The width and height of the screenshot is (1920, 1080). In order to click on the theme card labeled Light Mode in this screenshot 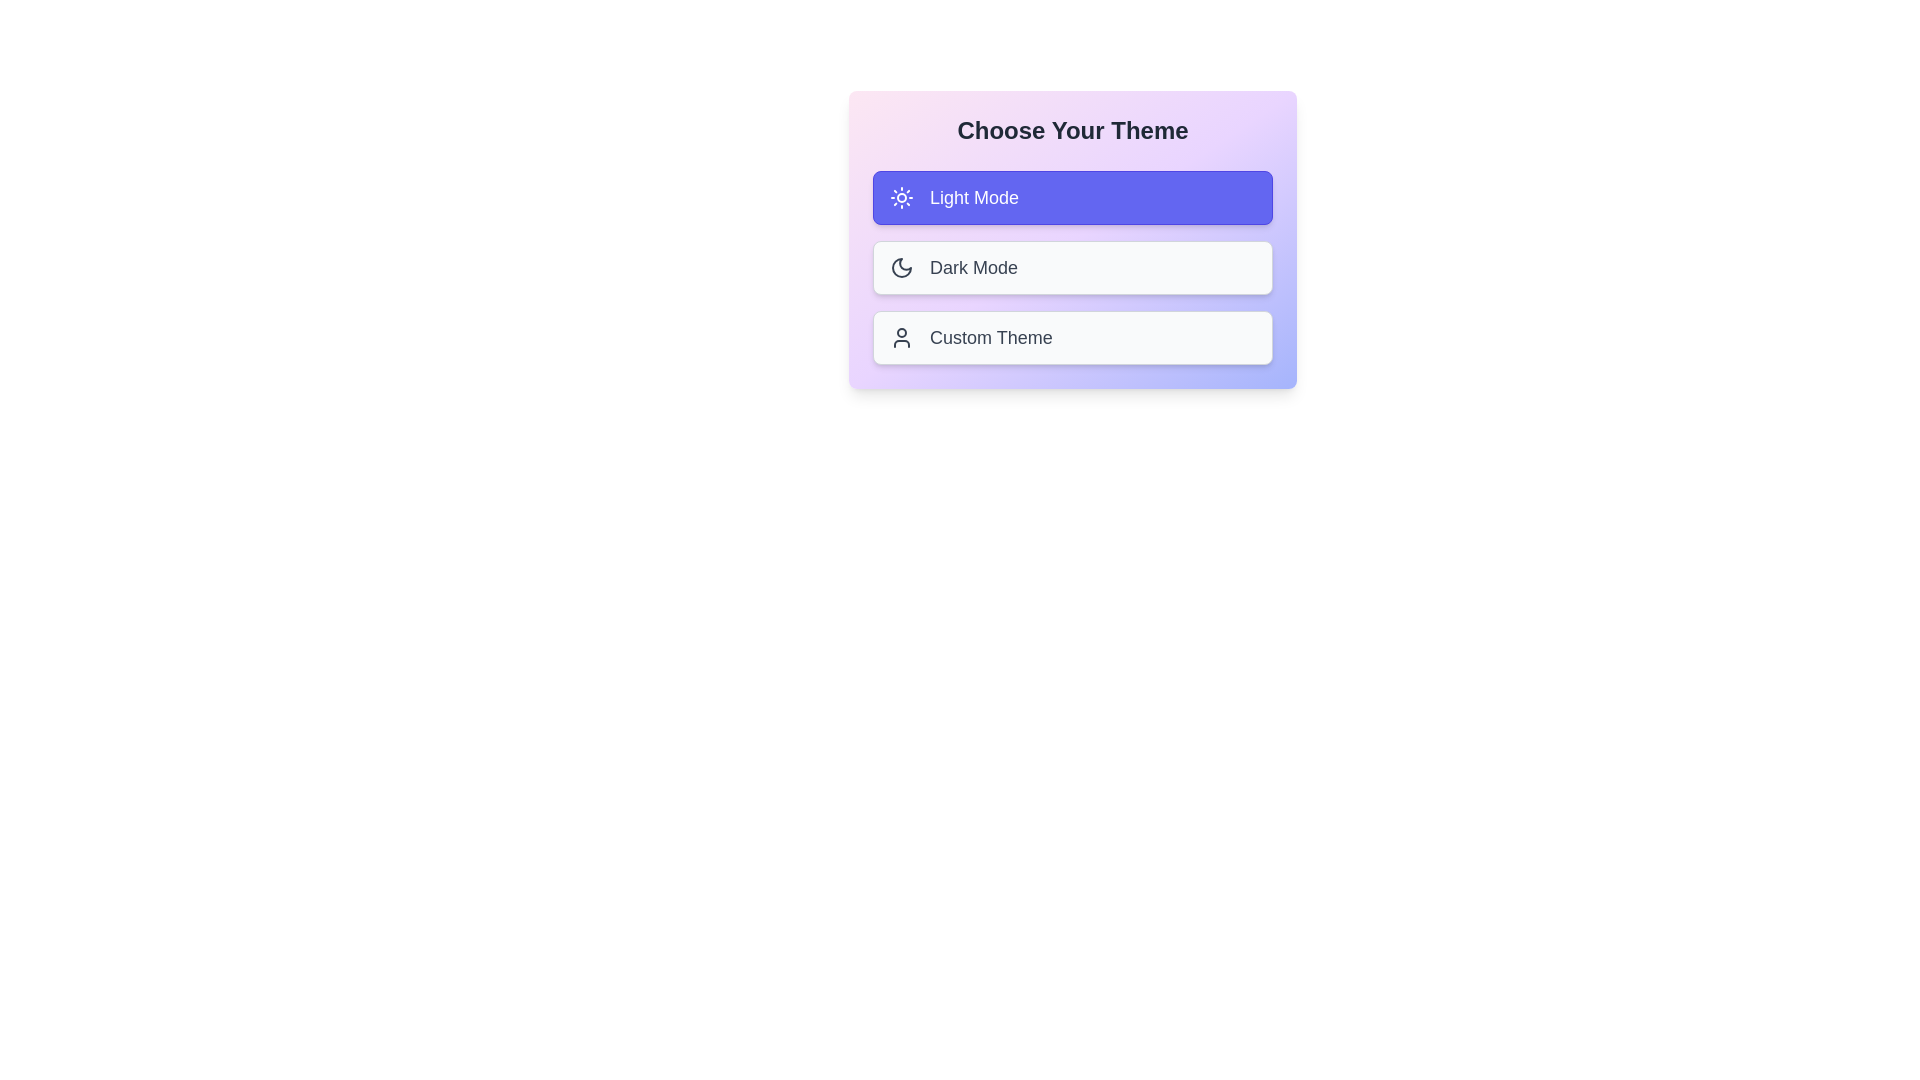, I will do `click(1072, 197)`.